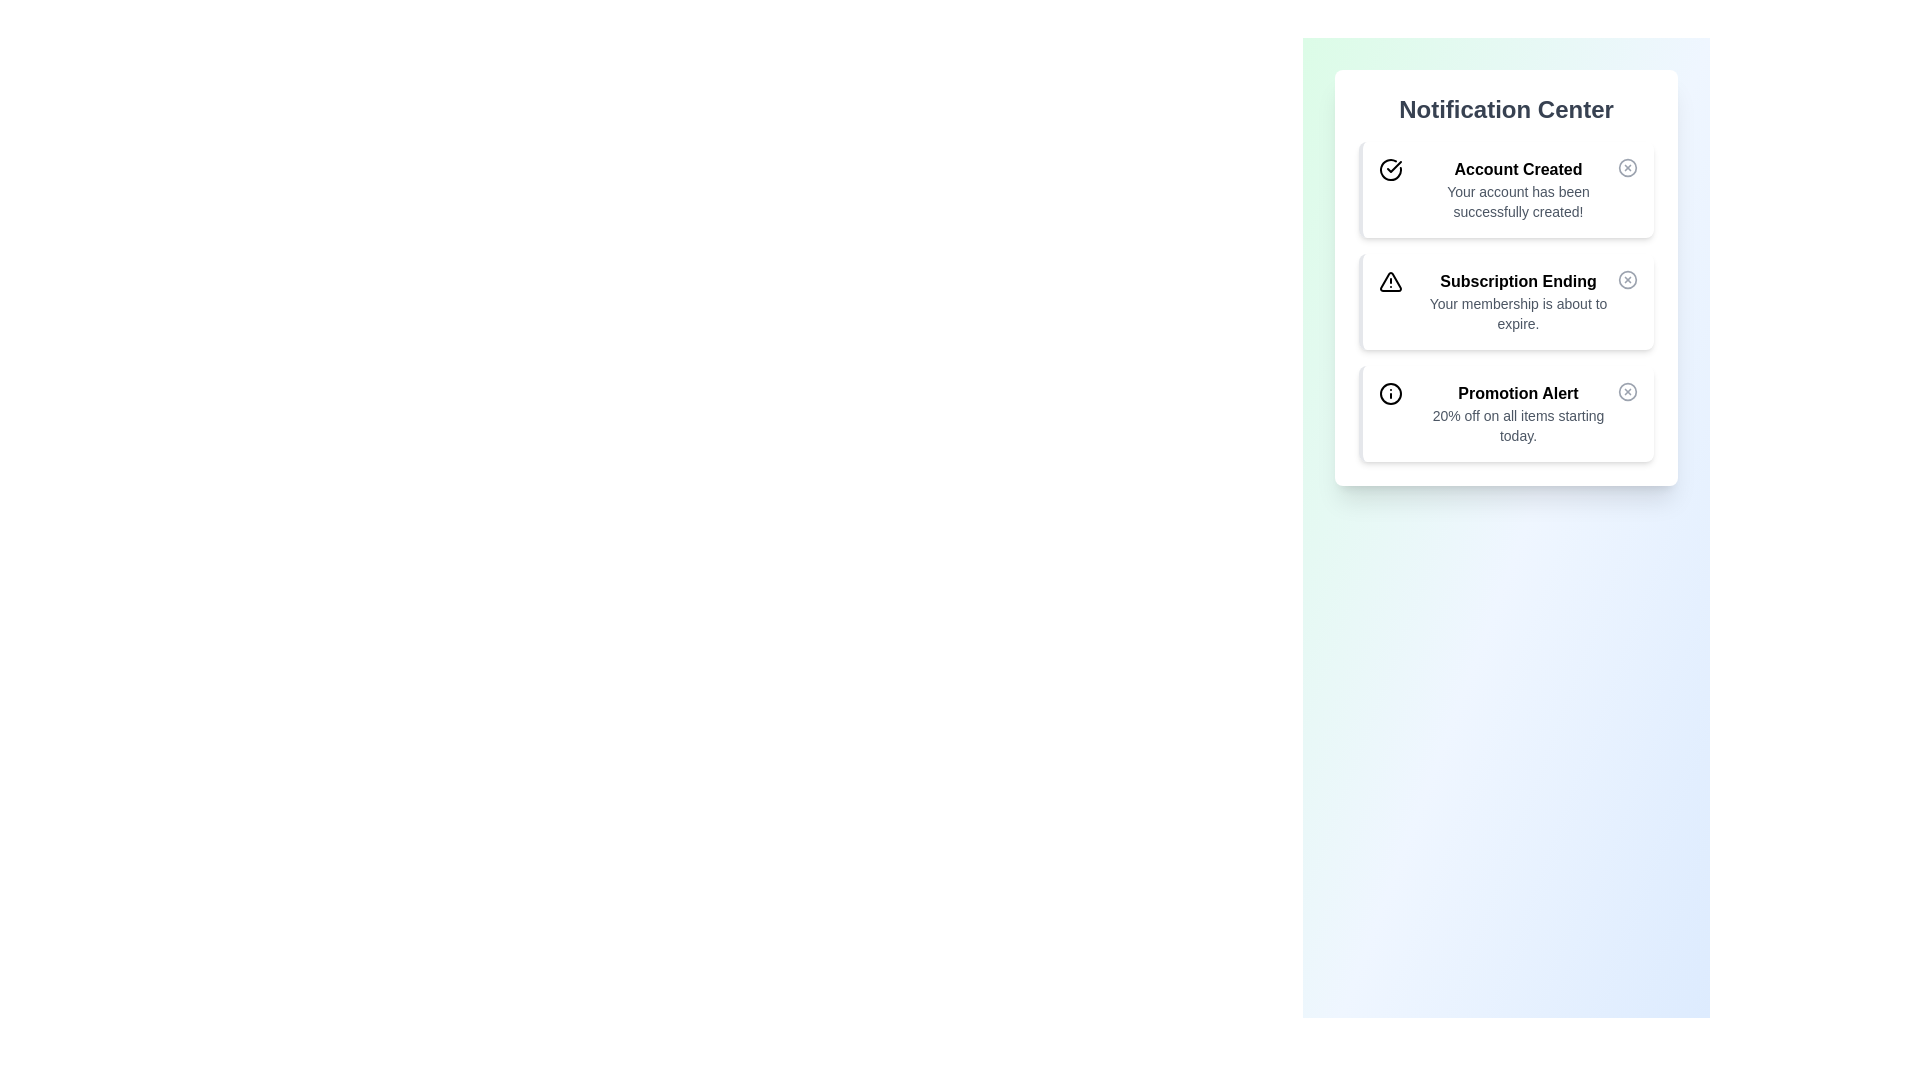 The image size is (1920, 1080). Describe the element at coordinates (1393, 165) in the screenshot. I see `checkmark icon element within the first notification card titled 'Account Created' located at the top-right of the Notification Center` at that location.